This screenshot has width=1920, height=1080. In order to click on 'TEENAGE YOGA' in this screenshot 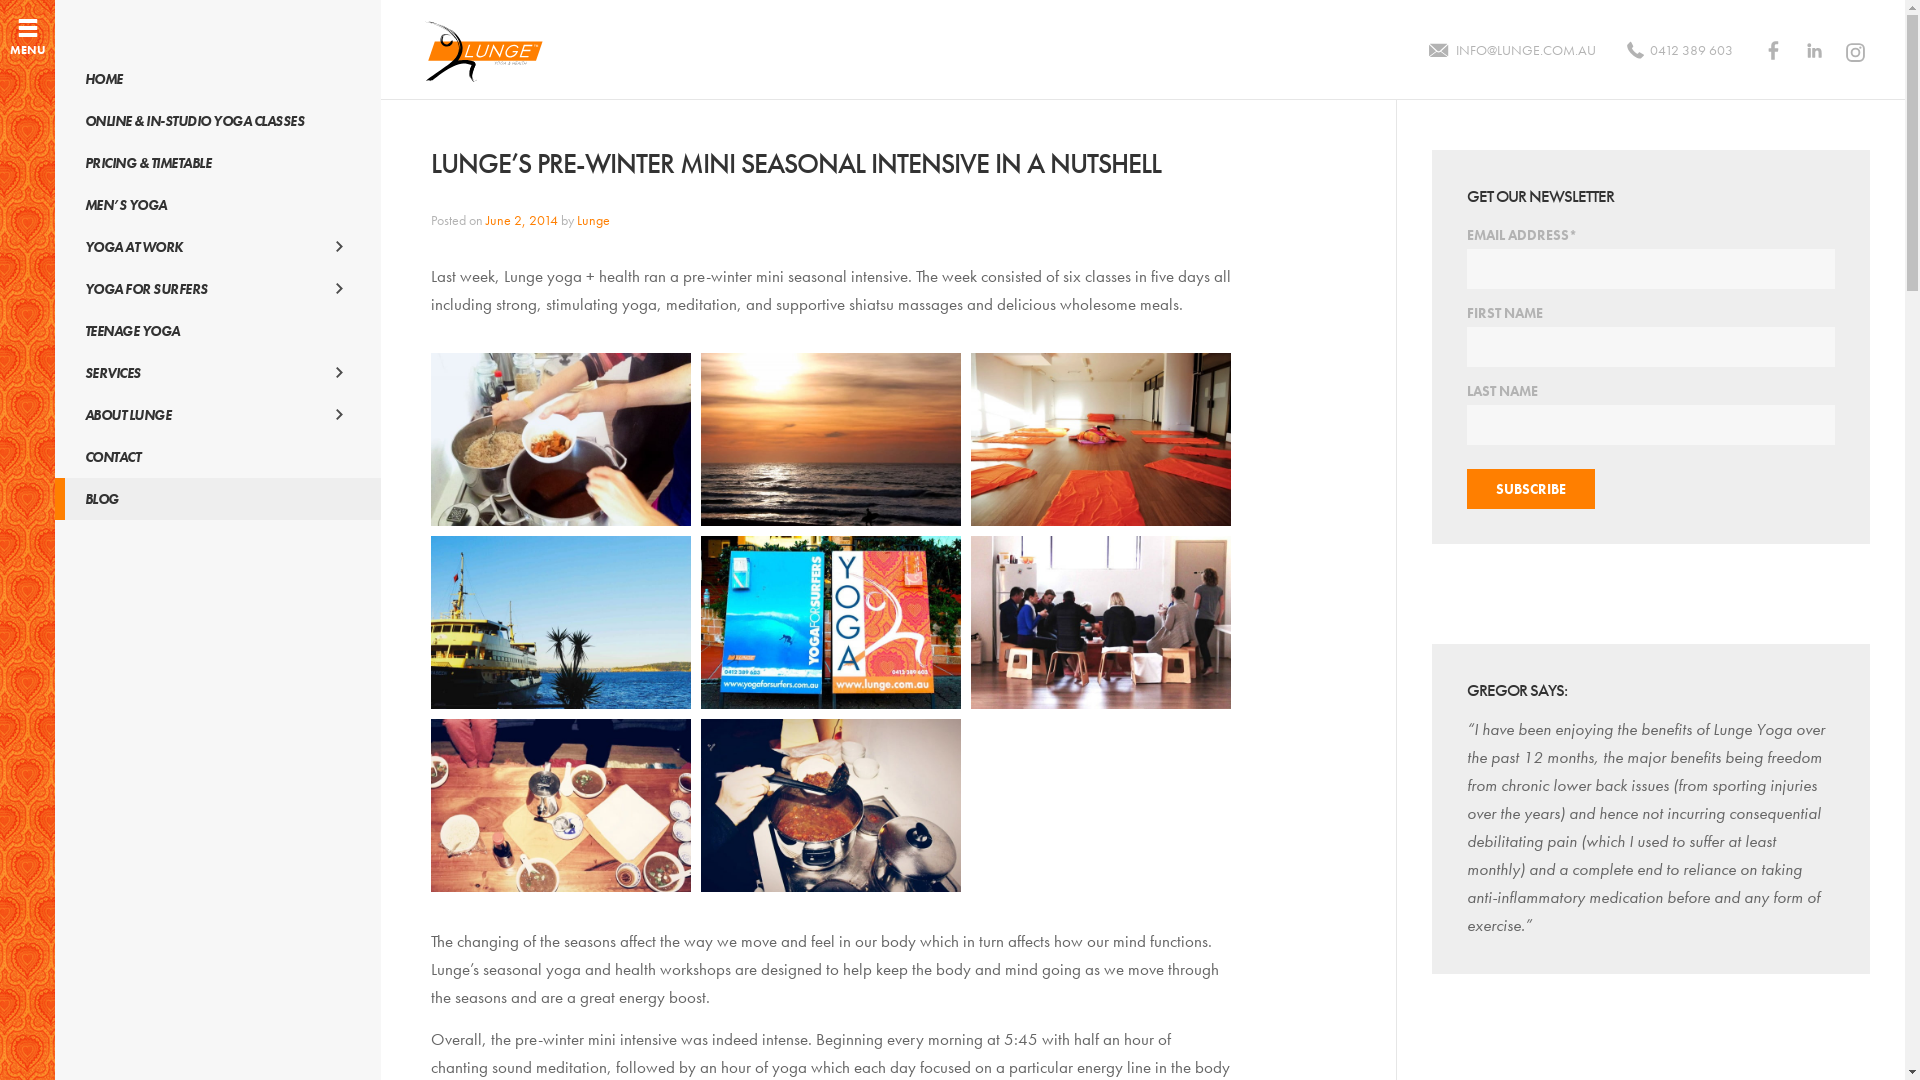, I will do `click(217, 330)`.